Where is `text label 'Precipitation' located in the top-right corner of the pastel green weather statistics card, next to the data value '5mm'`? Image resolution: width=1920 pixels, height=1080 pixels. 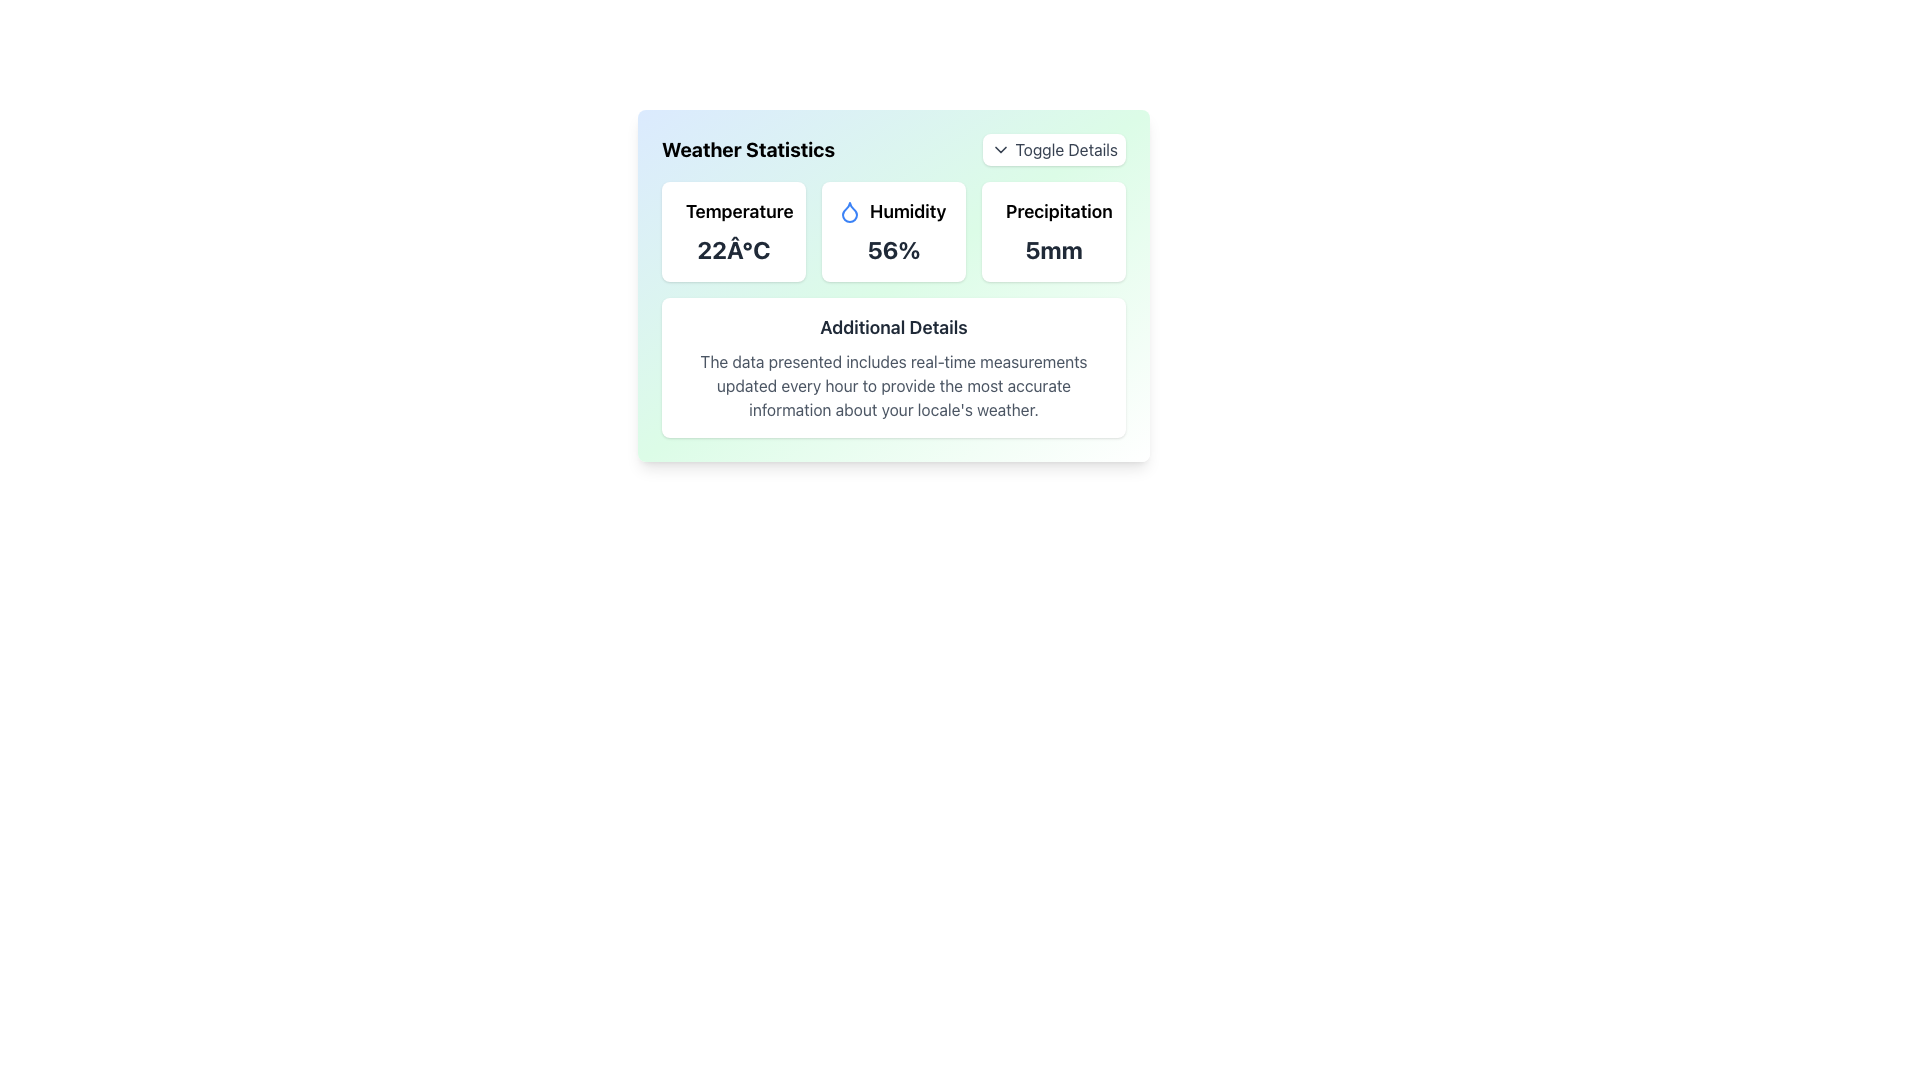
text label 'Precipitation' located in the top-right corner of the pastel green weather statistics card, next to the data value '5mm' is located at coordinates (1058, 212).